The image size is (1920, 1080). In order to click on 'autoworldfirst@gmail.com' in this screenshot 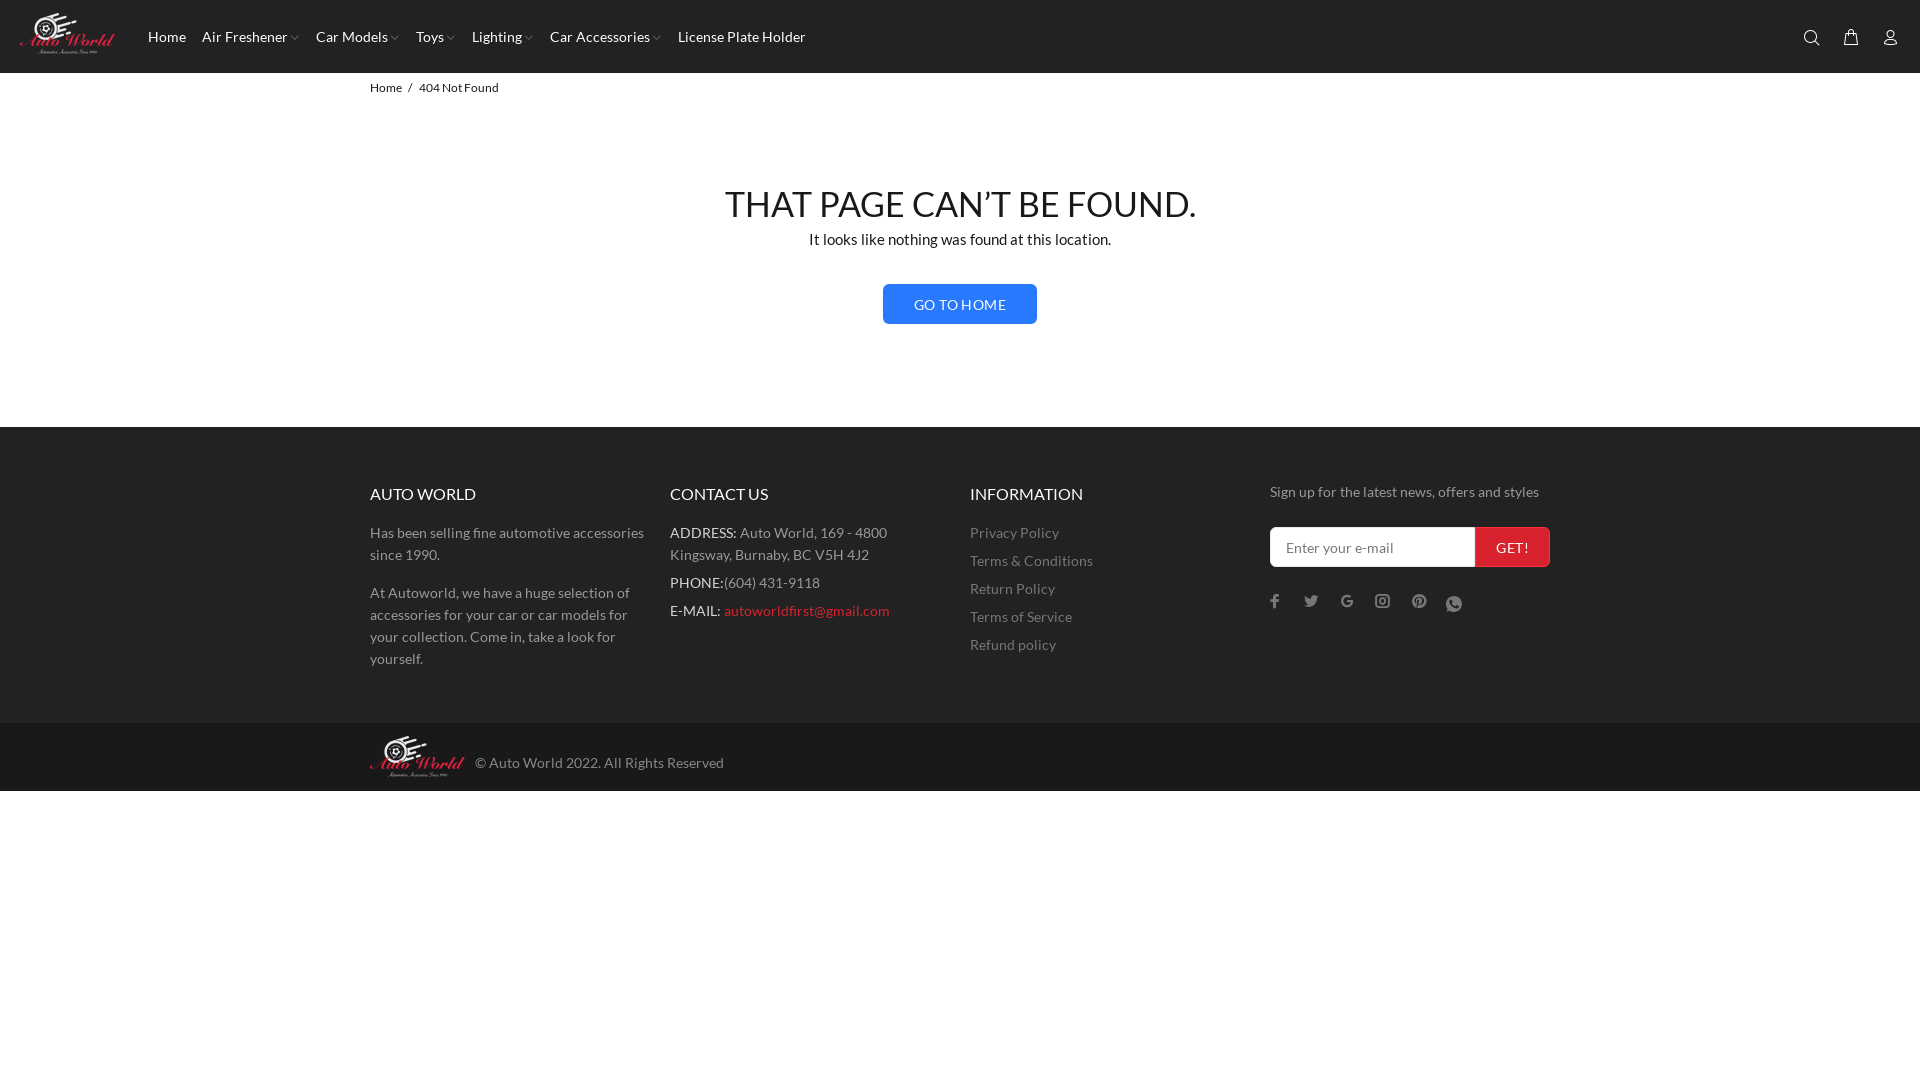, I will do `click(723, 609)`.